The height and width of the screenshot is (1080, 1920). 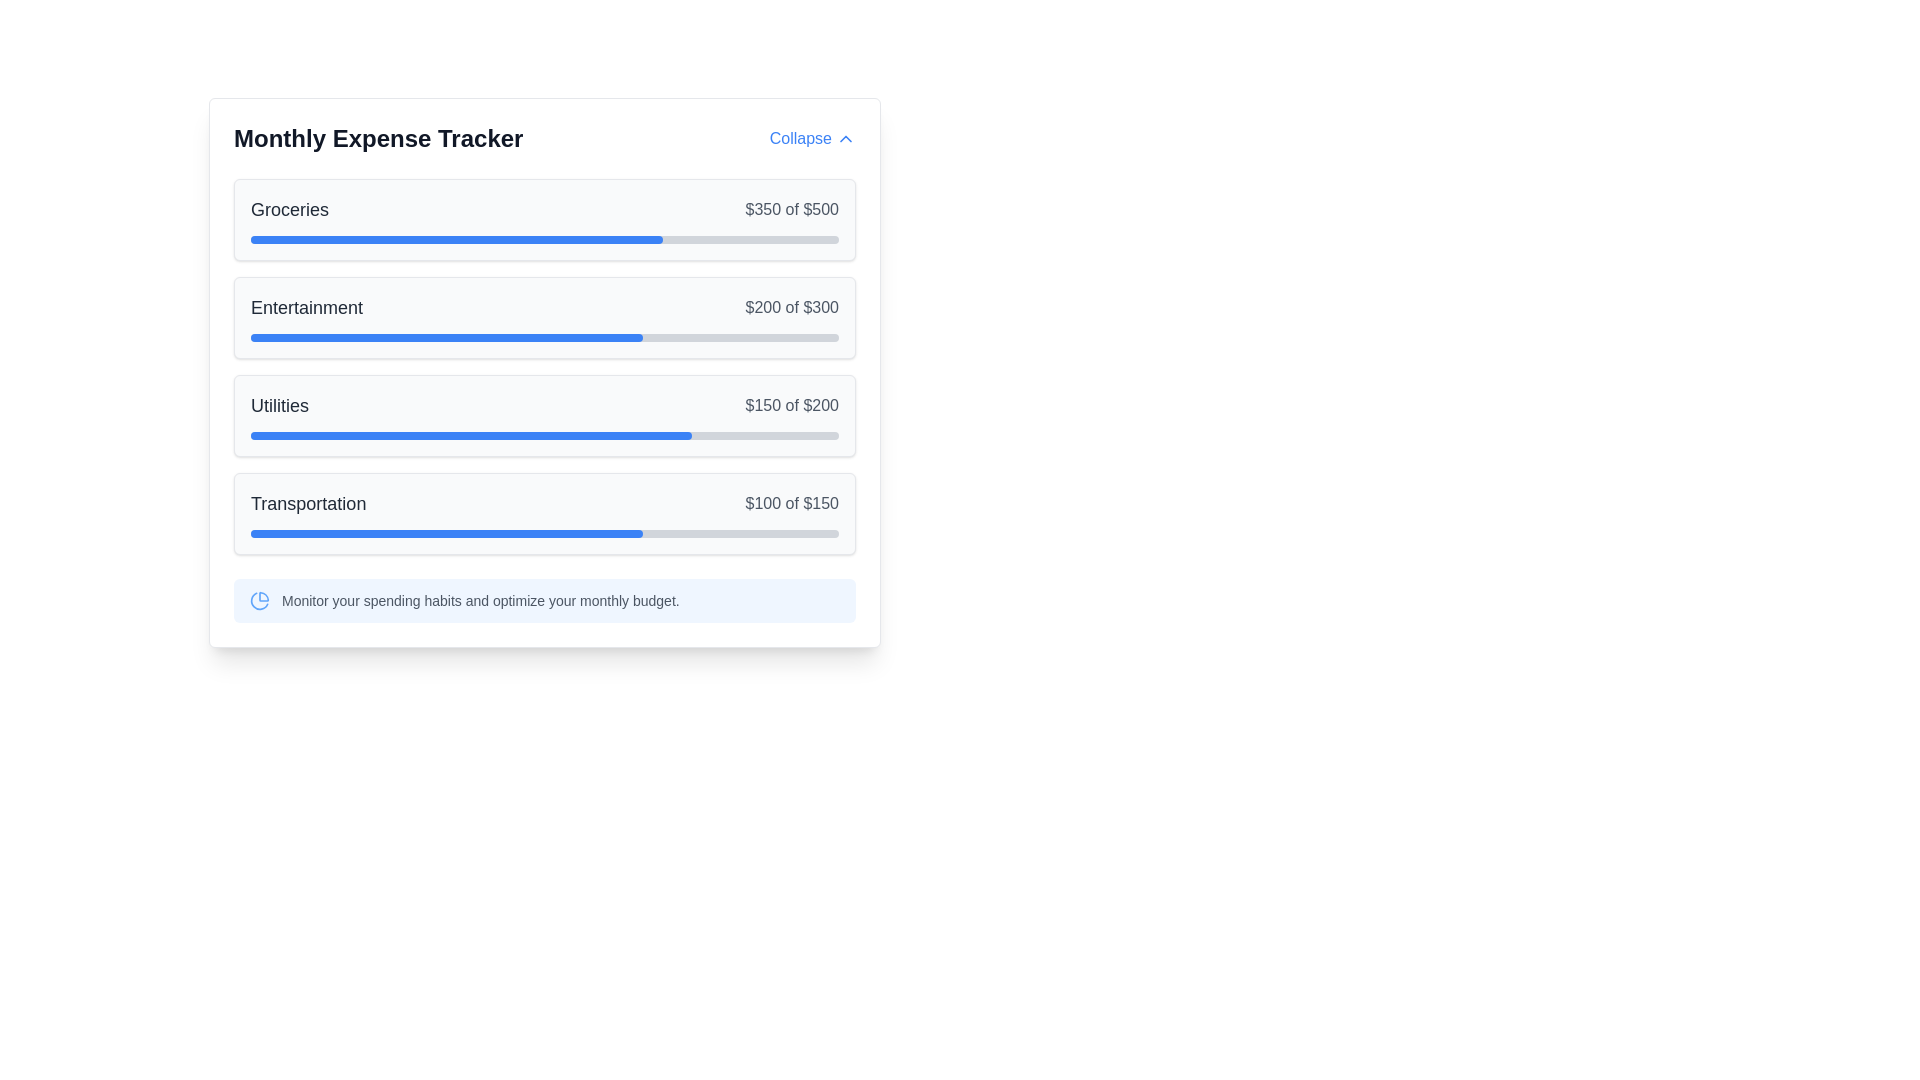 What do you see at coordinates (545, 337) in the screenshot?
I see `the progress bar representing the expenses utilized within the 'Entertainment' category, which is located beneath the 'Entertainment' label and the '$200 of $300' text` at bounding box center [545, 337].